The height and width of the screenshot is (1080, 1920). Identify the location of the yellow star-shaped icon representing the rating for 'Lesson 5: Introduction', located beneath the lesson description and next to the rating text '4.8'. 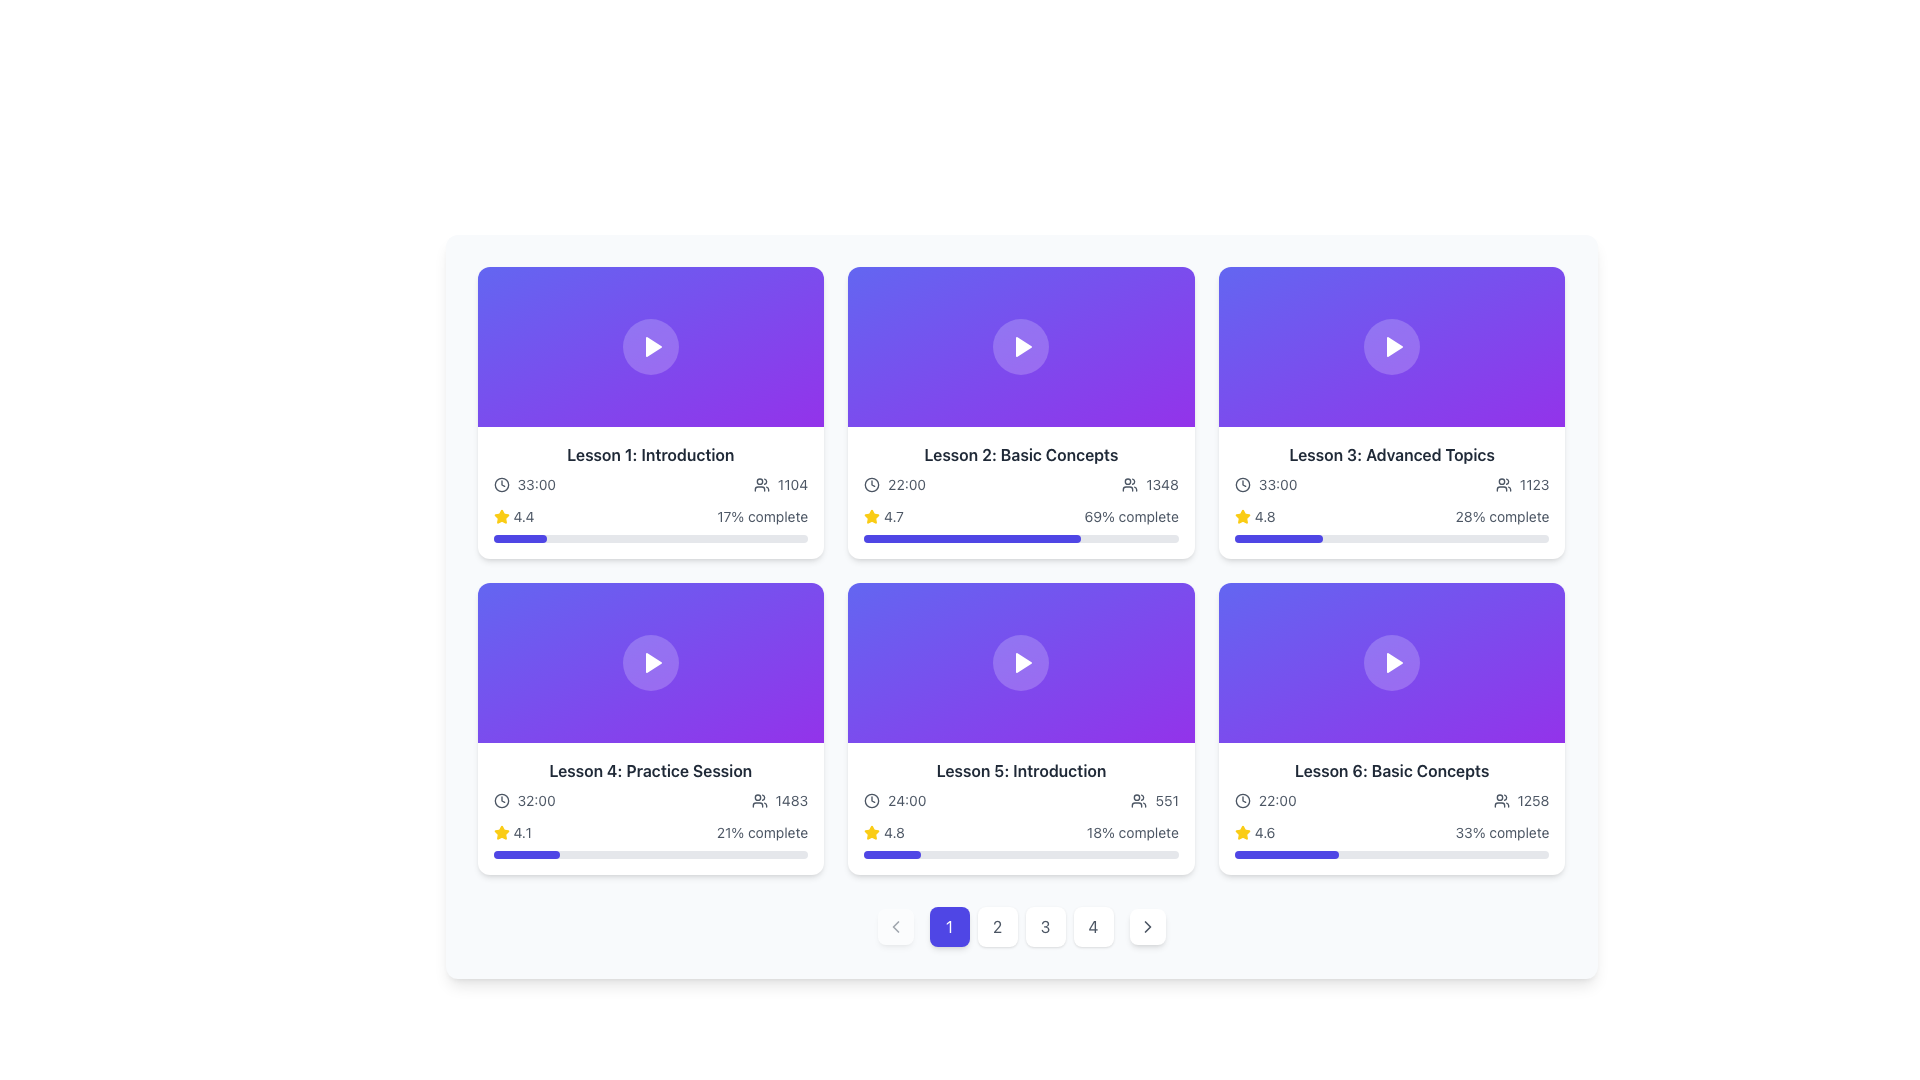
(872, 832).